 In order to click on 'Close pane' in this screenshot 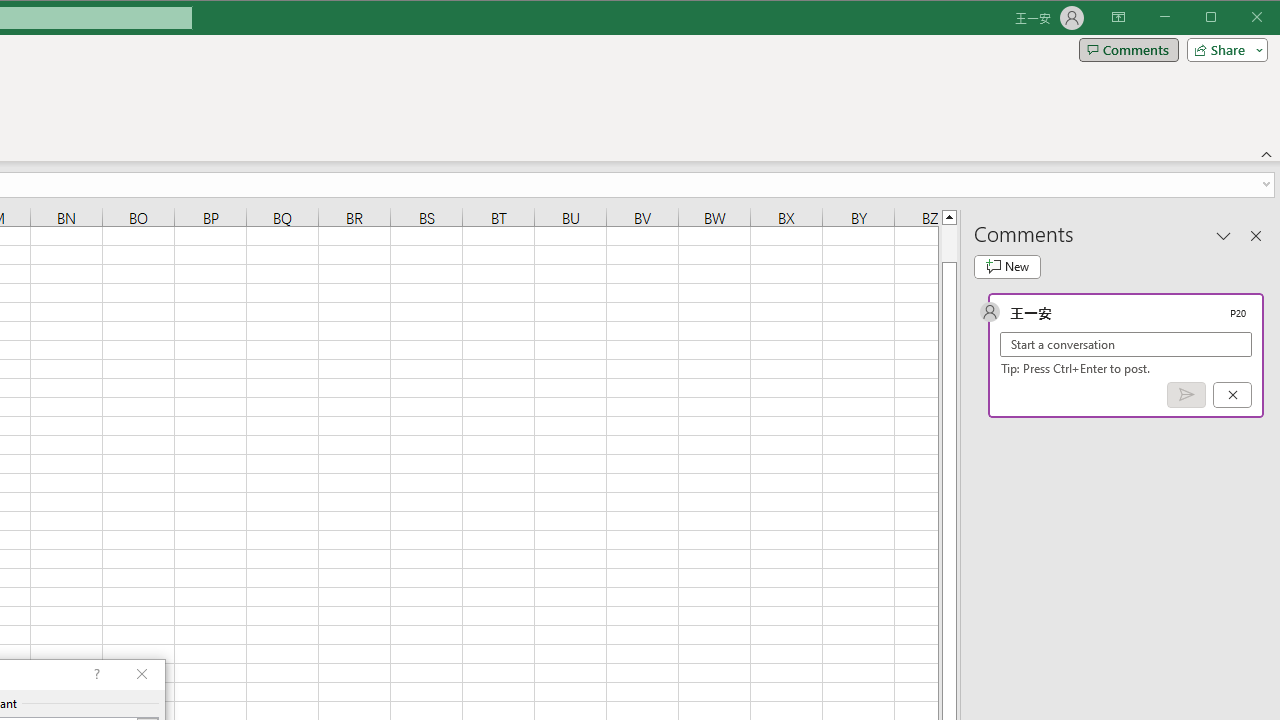, I will do `click(1255, 234)`.